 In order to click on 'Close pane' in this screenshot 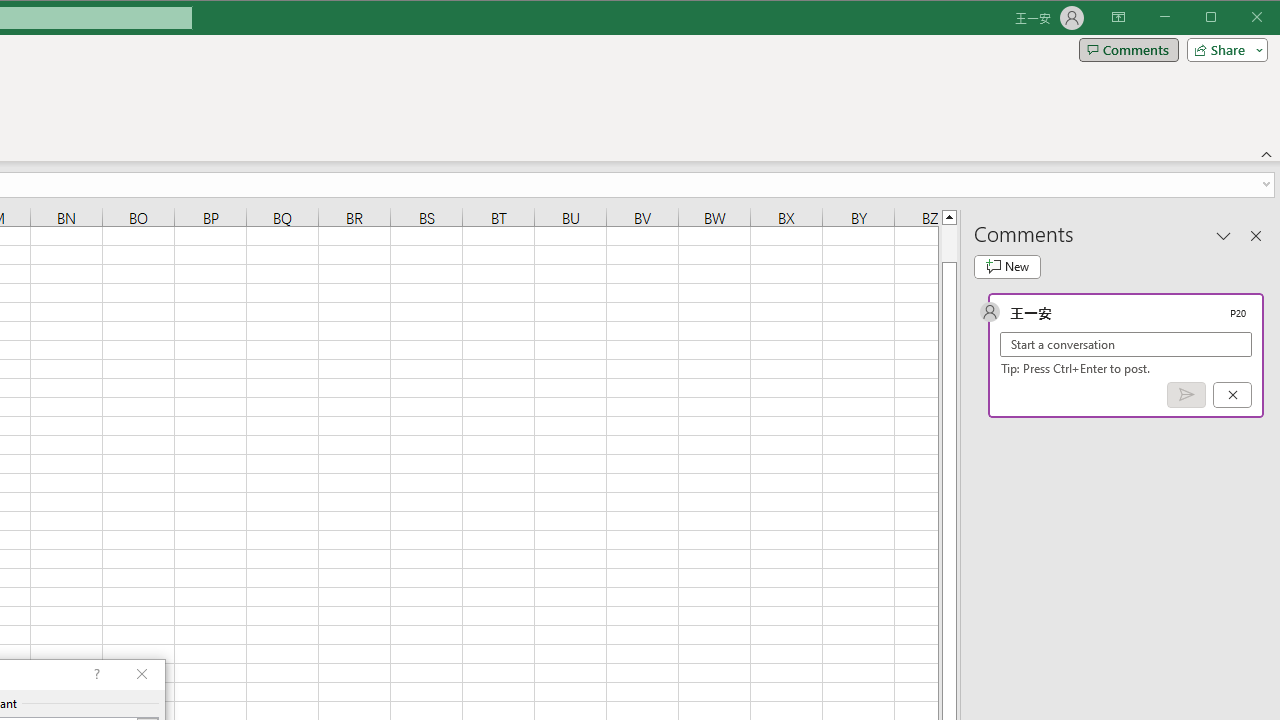, I will do `click(1255, 234)`.